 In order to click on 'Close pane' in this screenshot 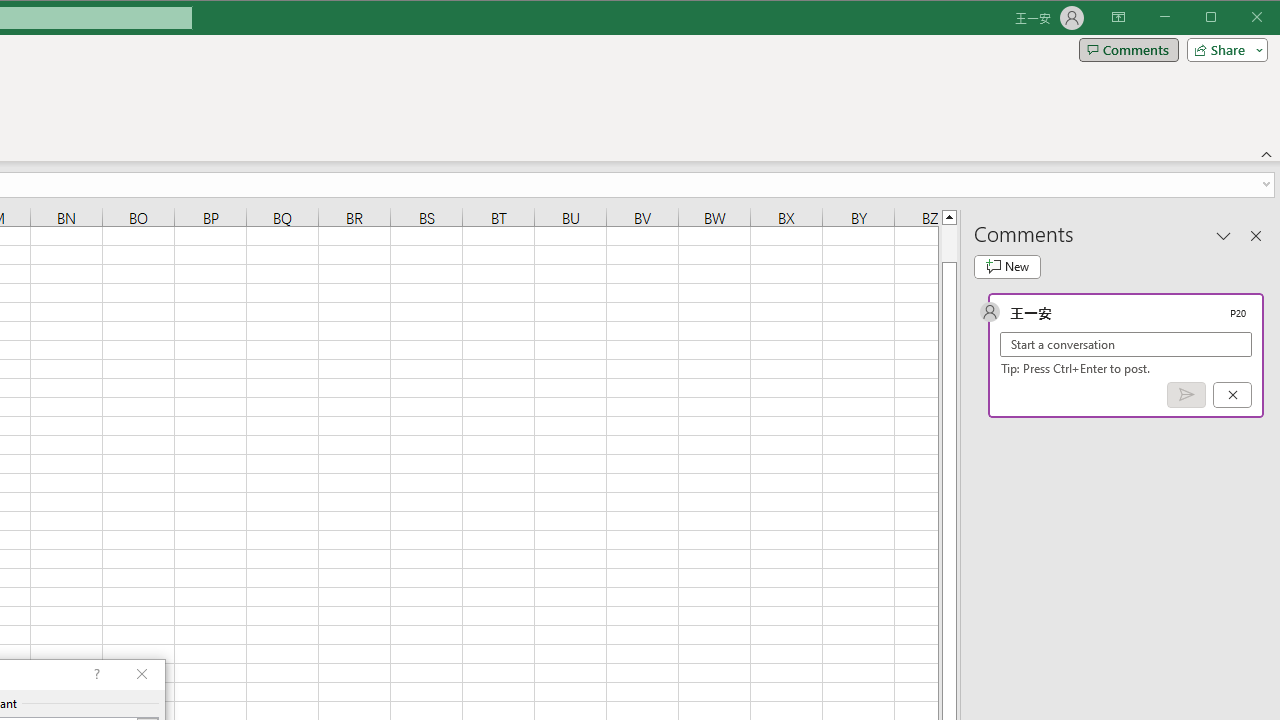, I will do `click(1255, 234)`.